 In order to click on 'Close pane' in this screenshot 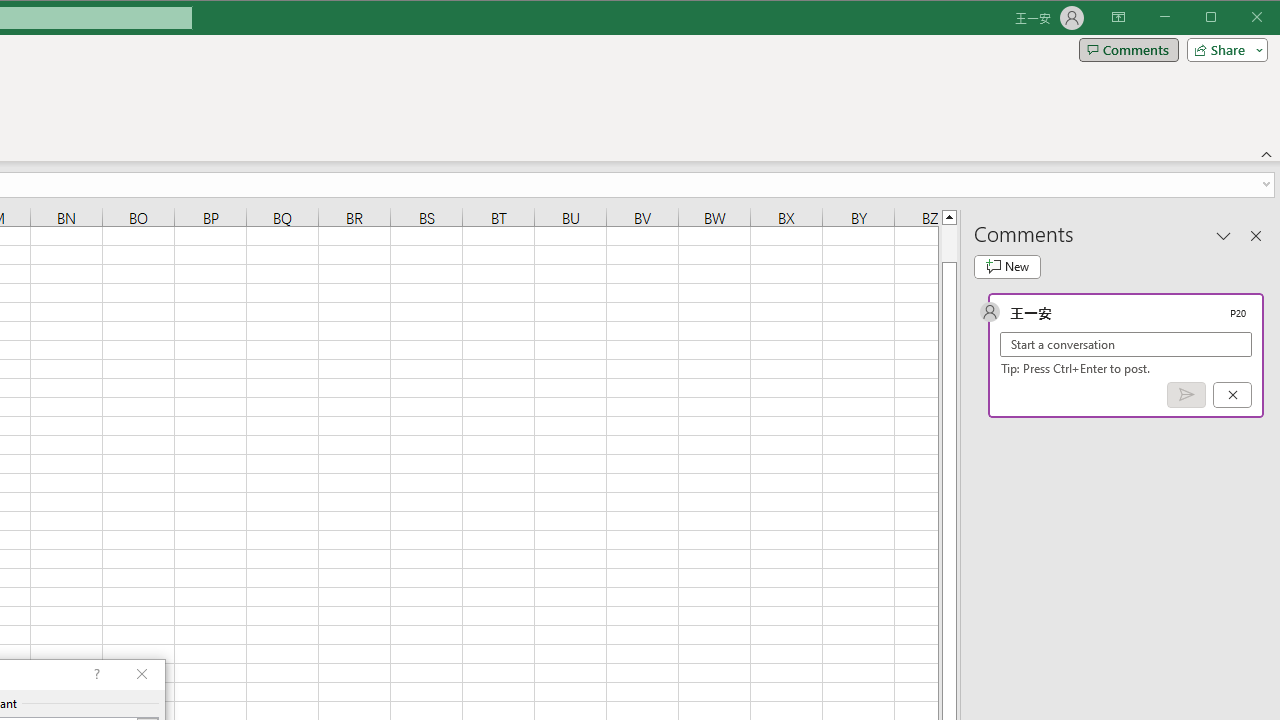, I will do `click(1255, 234)`.